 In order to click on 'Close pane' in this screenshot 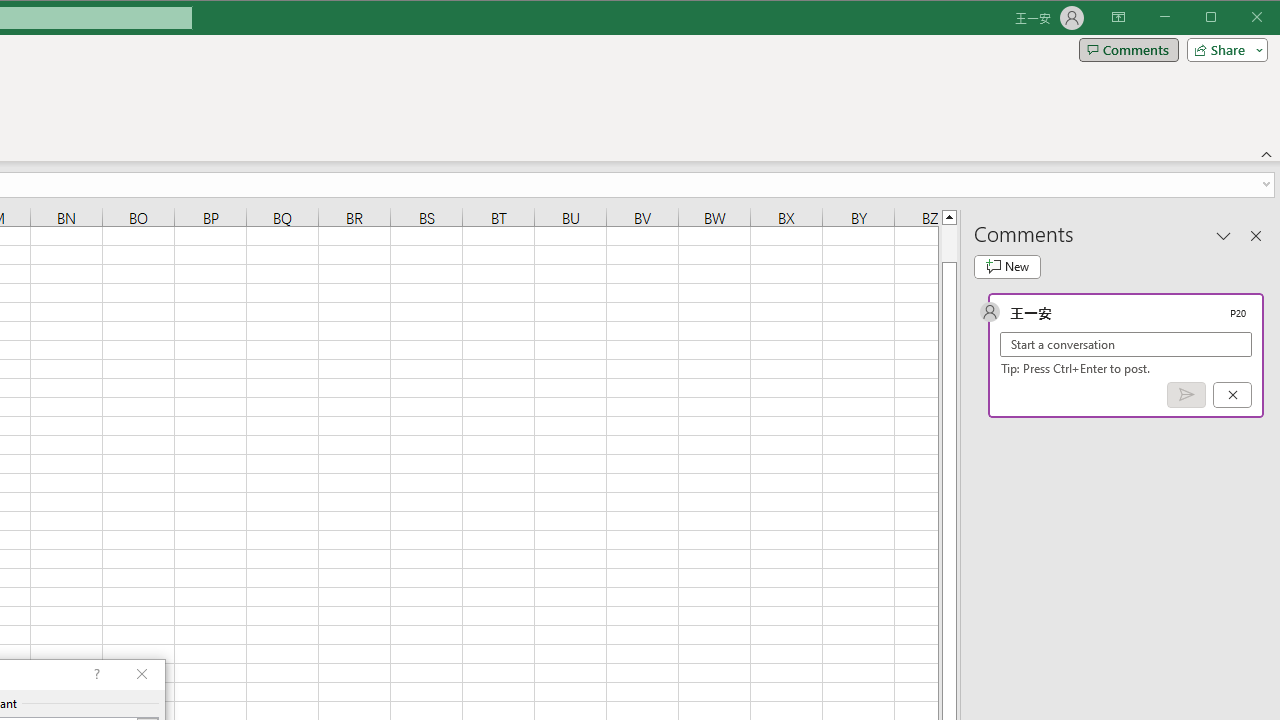, I will do `click(1255, 234)`.